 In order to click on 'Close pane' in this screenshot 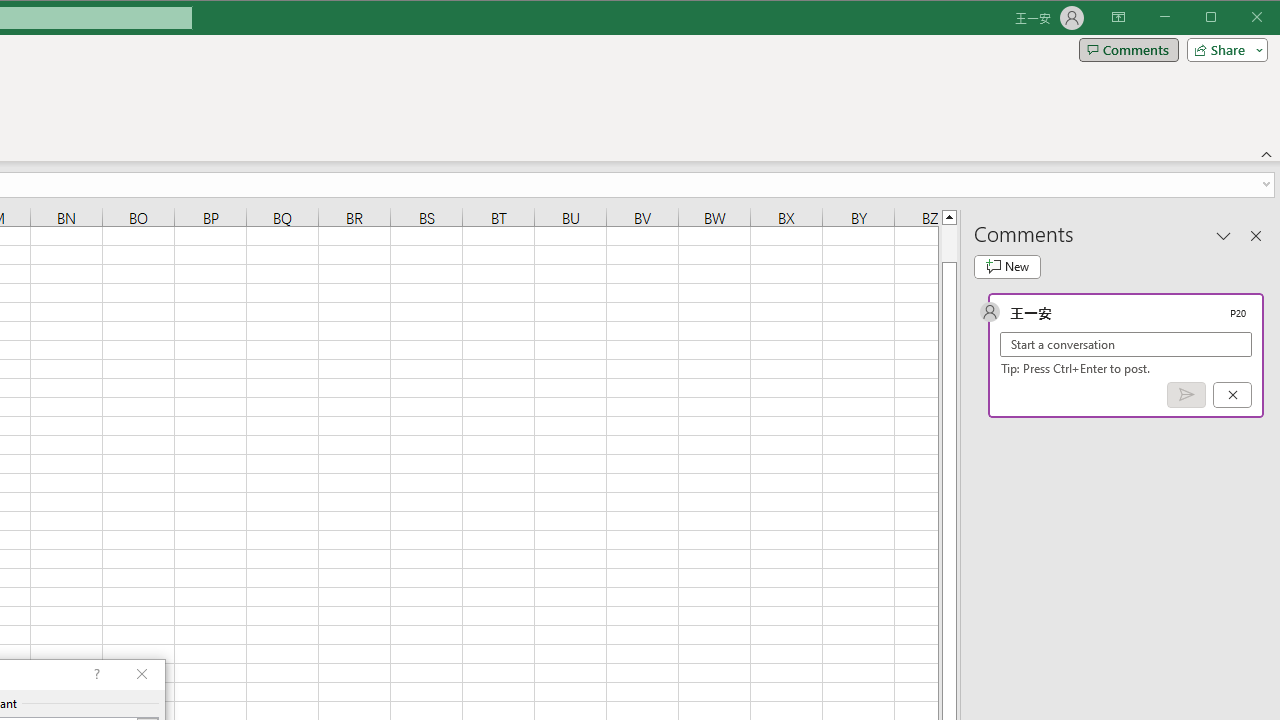, I will do `click(1255, 234)`.